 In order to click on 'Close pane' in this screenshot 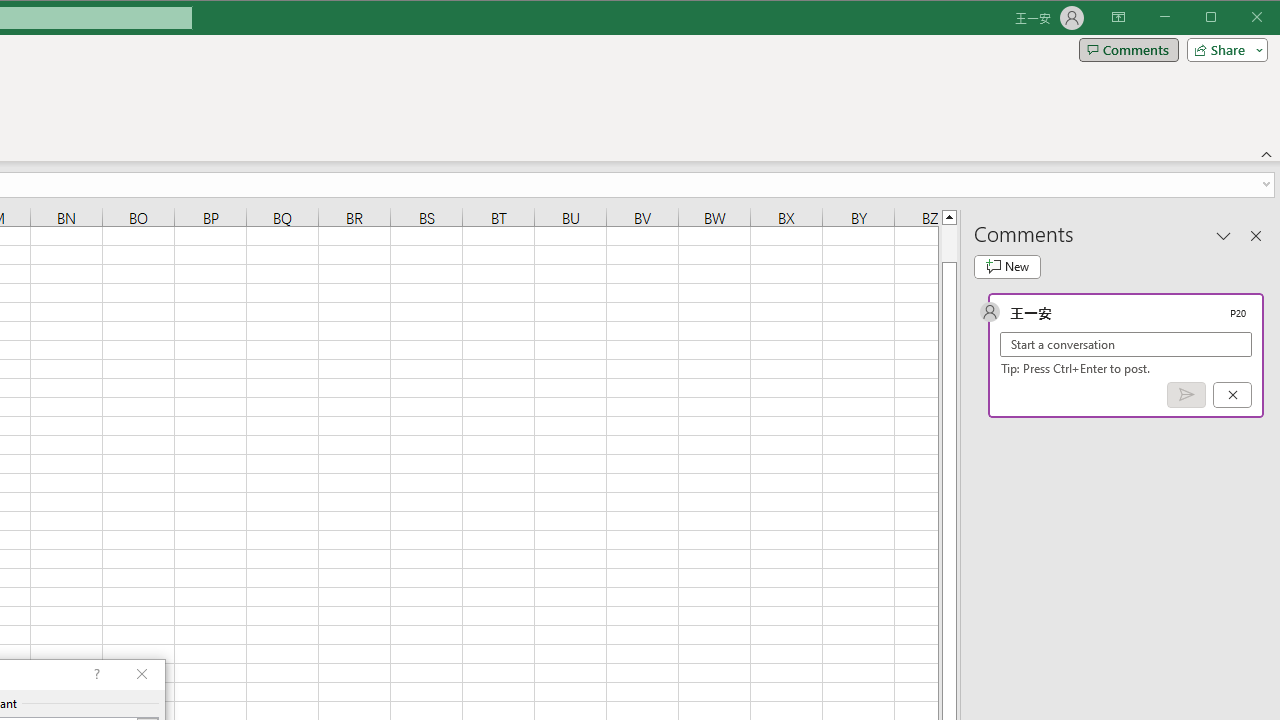, I will do `click(1255, 234)`.